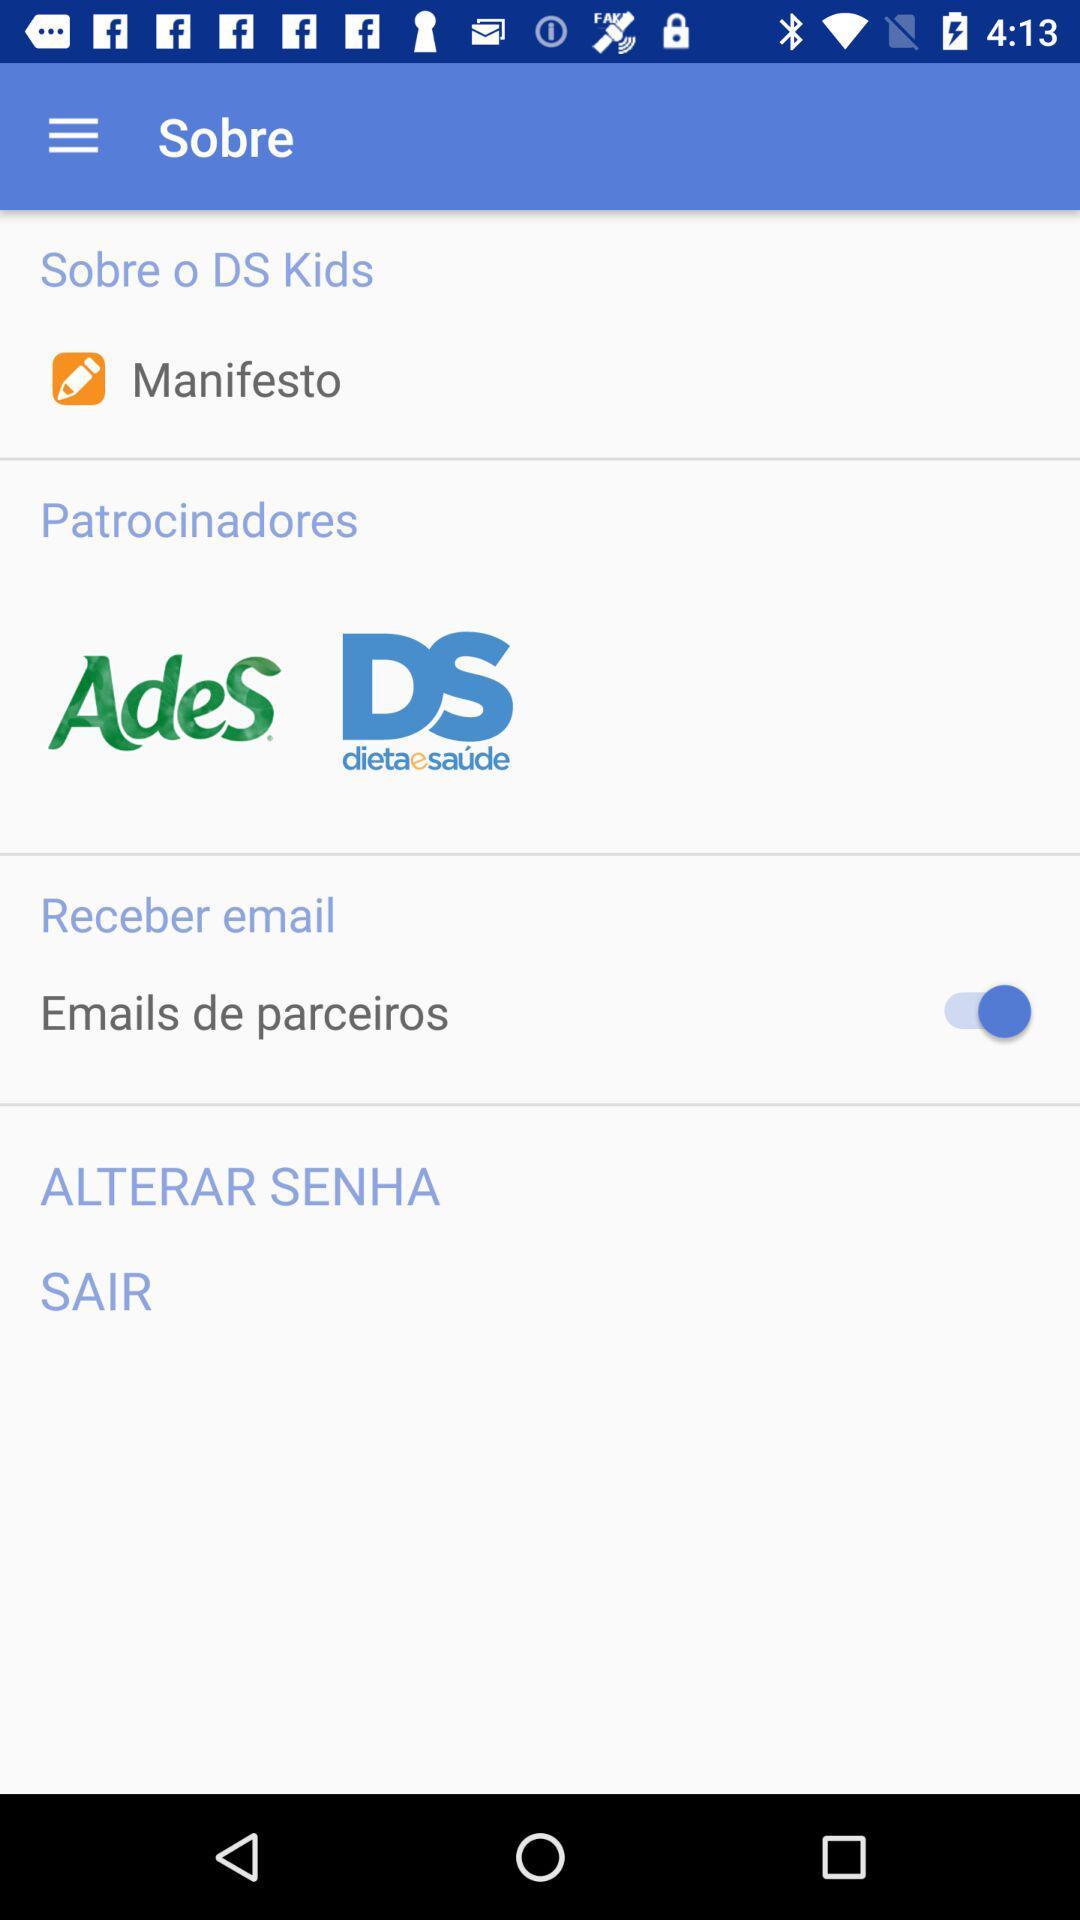  I want to click on email preferences, so click(977, 1011).